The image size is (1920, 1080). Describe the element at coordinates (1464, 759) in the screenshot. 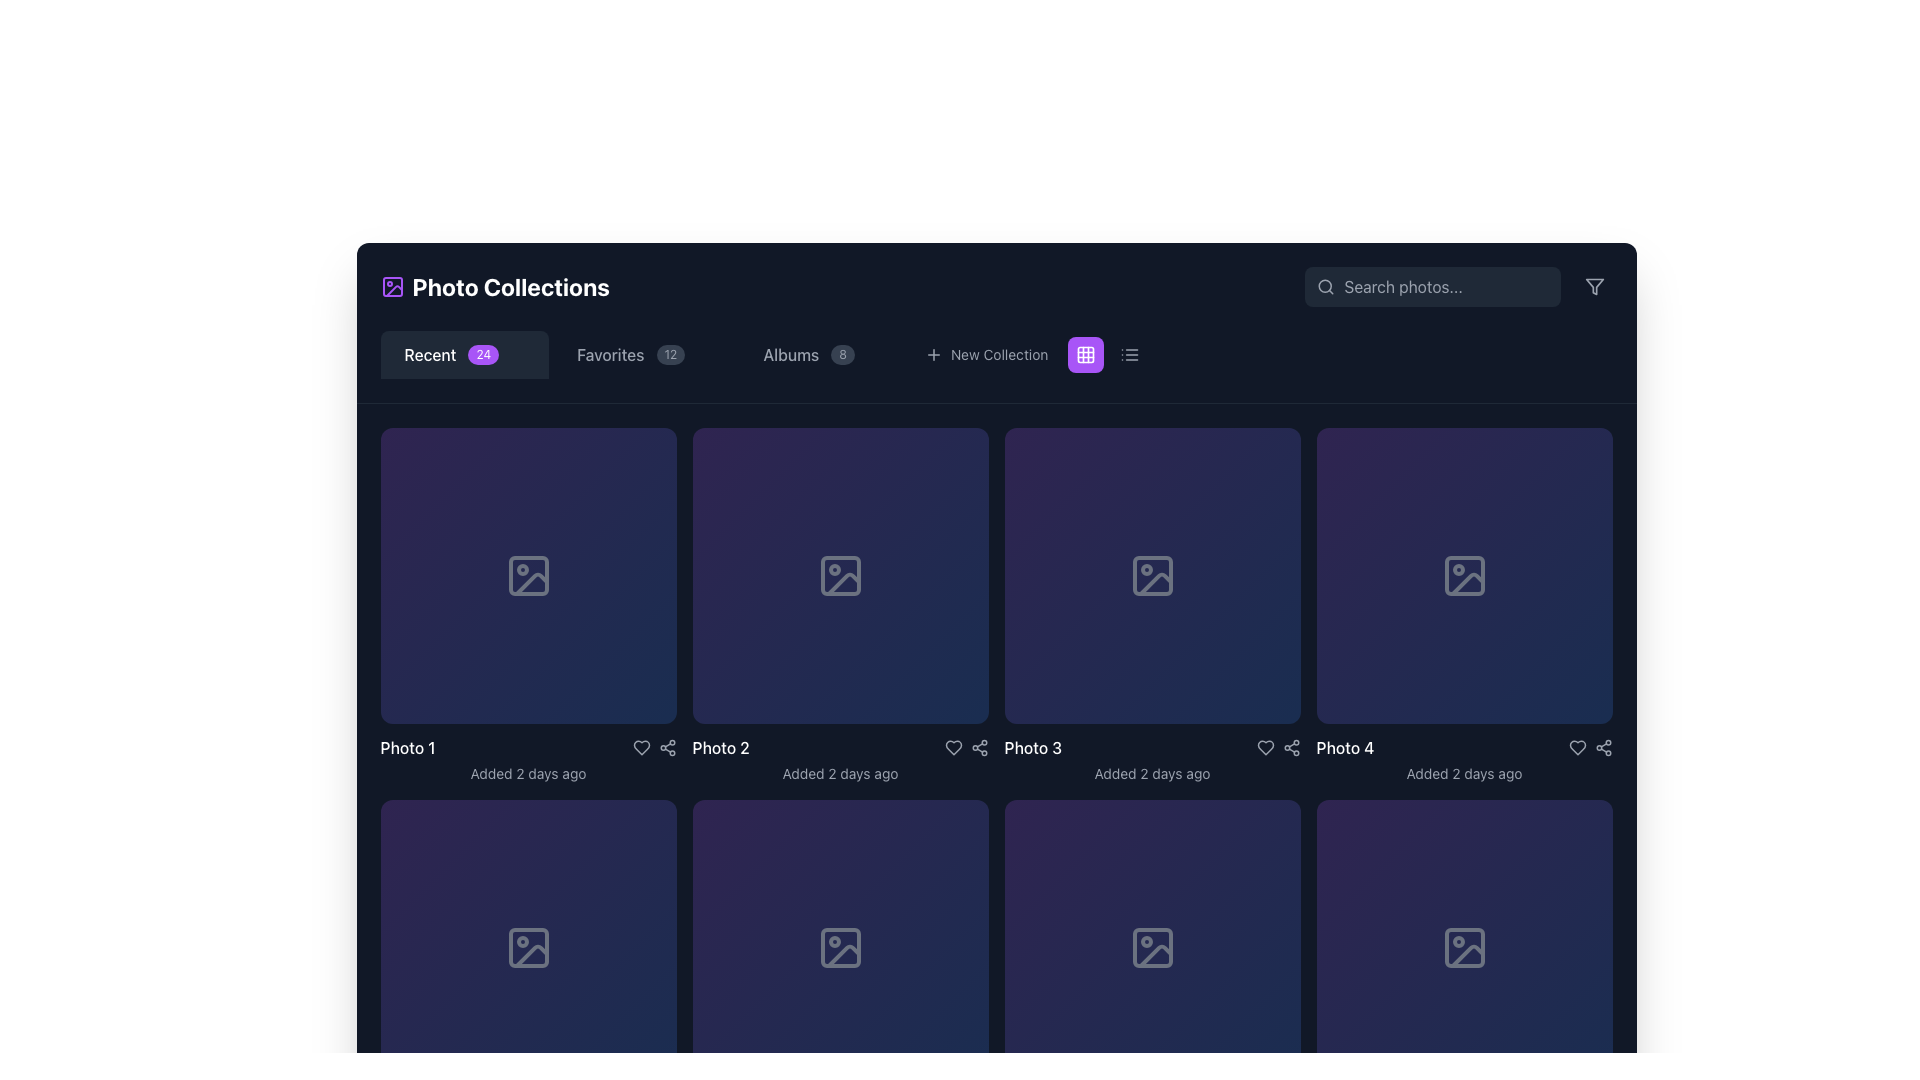

I see `the Description block containing the text 'Photo 4' and 'Added 2 days ago'` at that location.